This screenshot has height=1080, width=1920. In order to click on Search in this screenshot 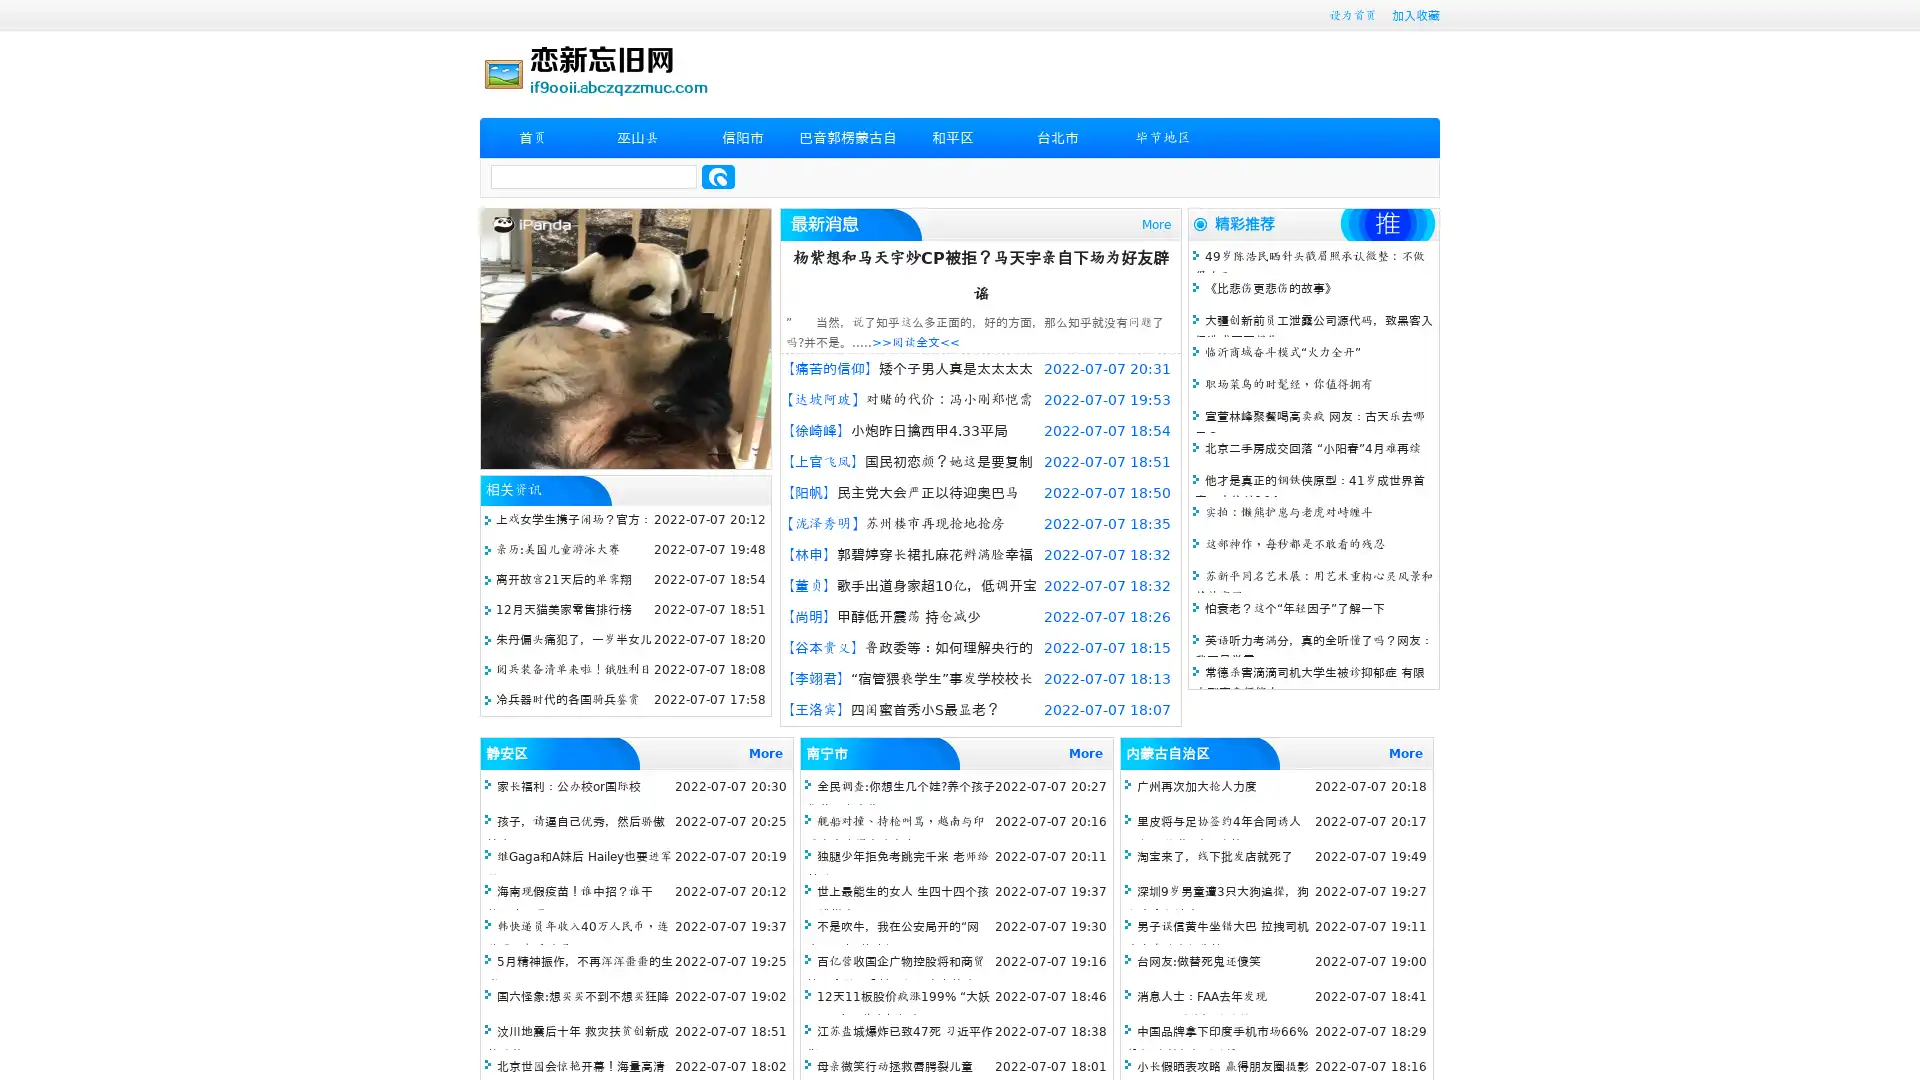, I will do `click(718, 176)`.